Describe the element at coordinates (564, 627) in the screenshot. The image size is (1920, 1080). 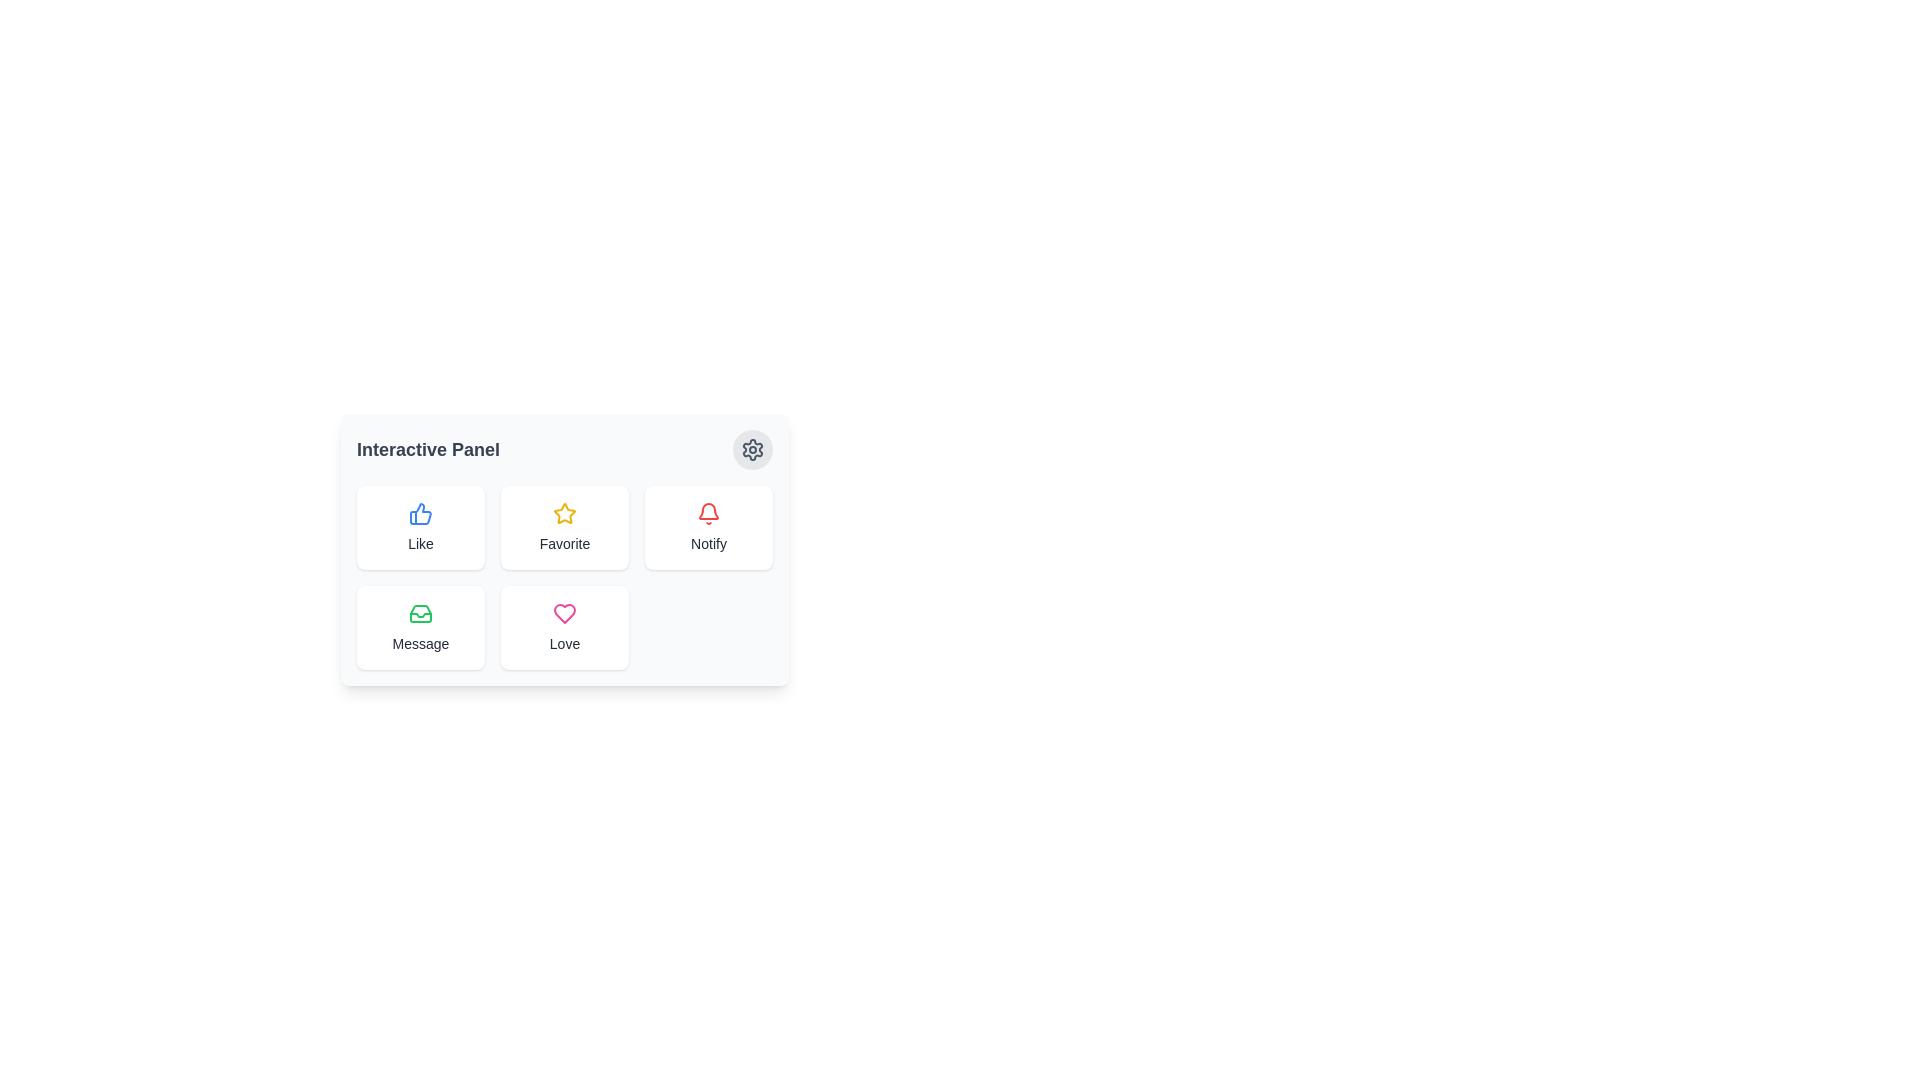
I see `the interactive 'Love' button located in the middle column of the bottom row of the grid layout, positioned directly below the 'Favorite' element and` at that location.